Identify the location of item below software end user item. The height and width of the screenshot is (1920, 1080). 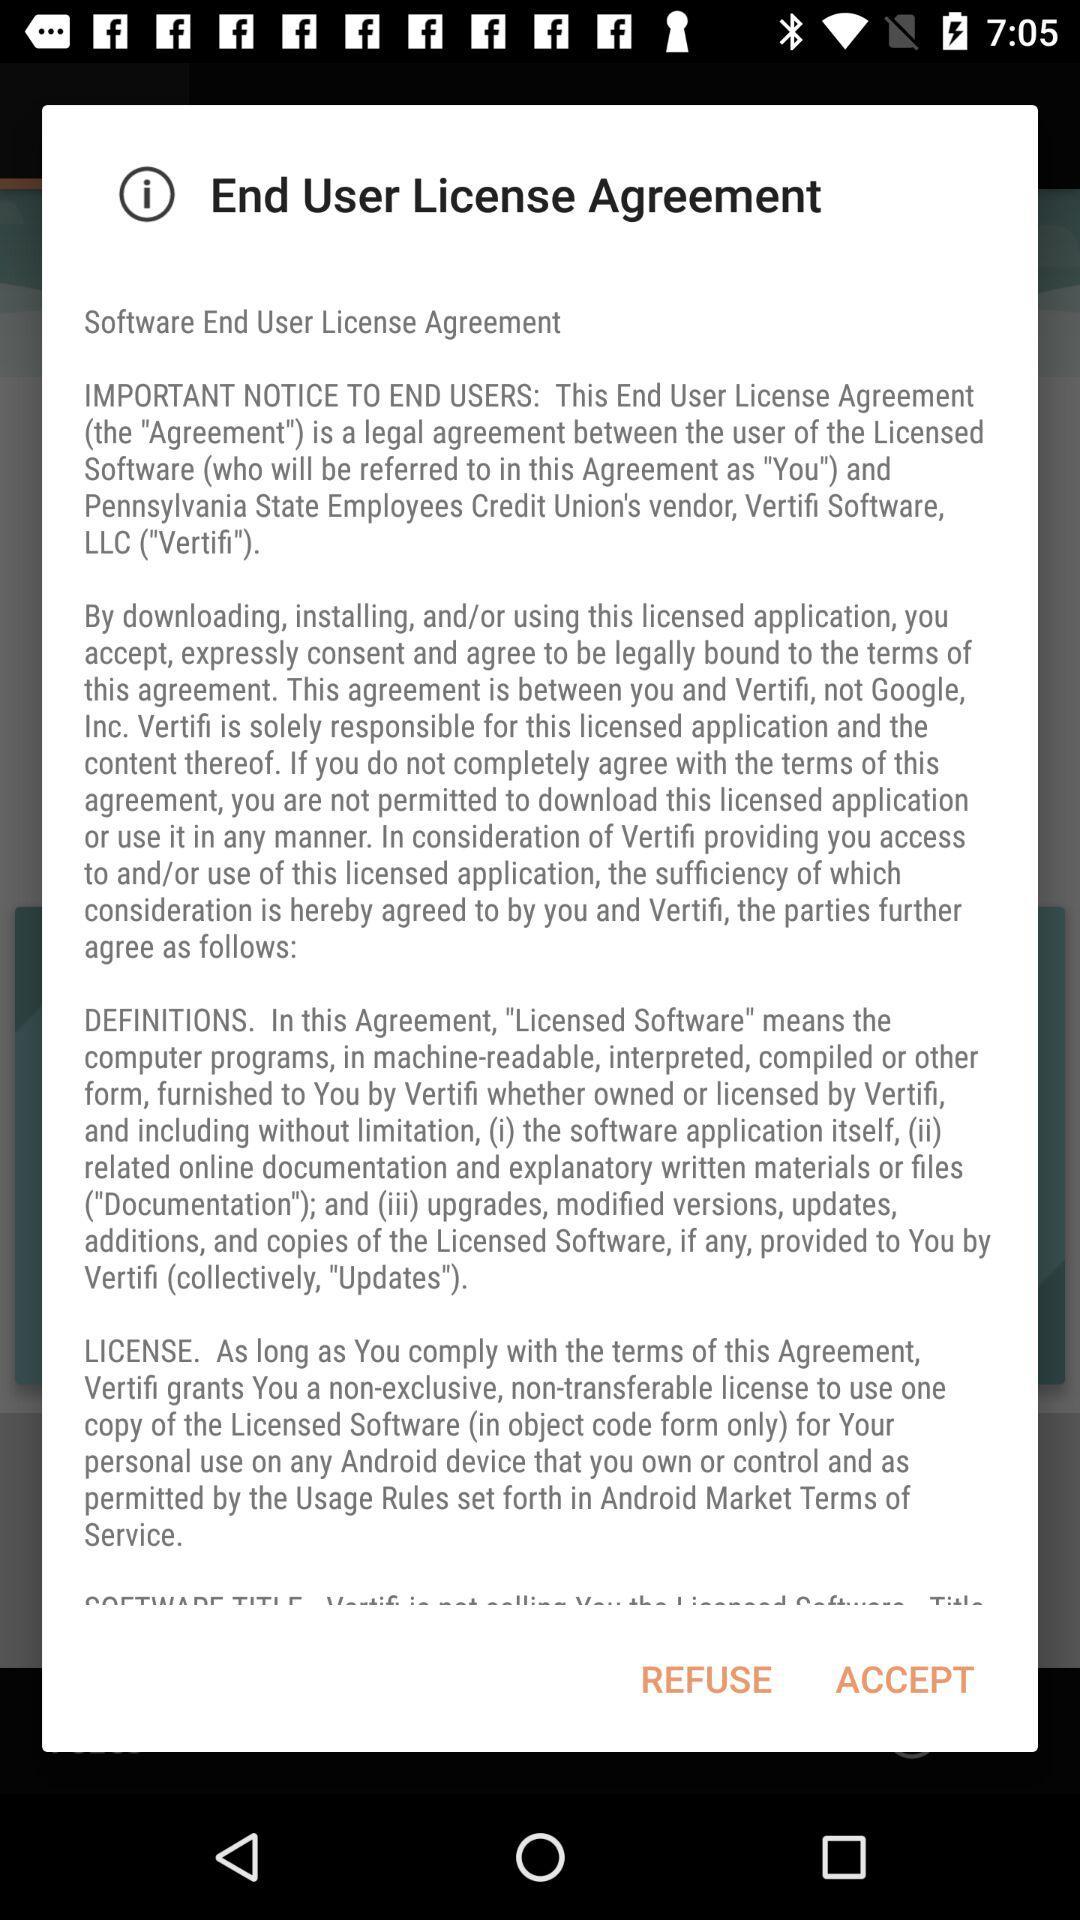
(705, 1678).